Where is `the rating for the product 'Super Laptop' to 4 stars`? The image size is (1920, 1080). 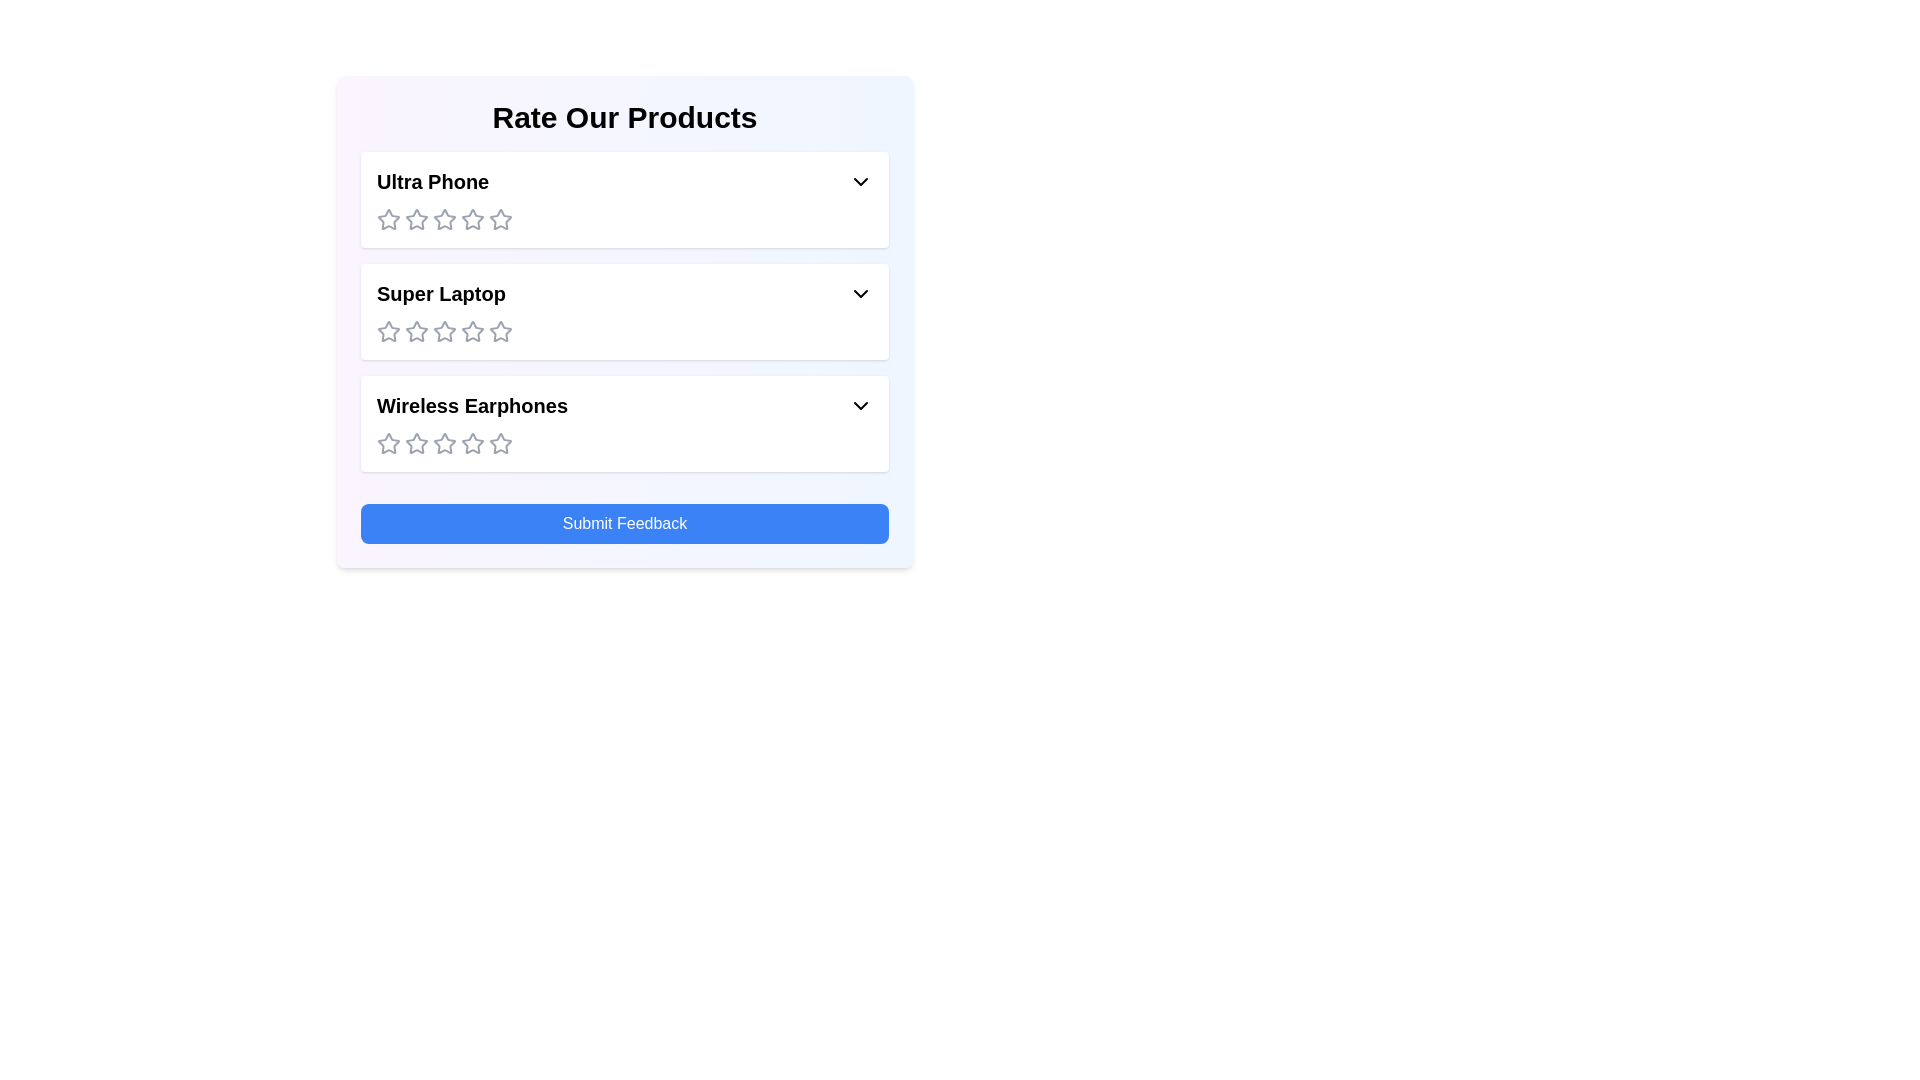 the rating for the product 'Super Laptop' to 4 stars is located at coordinates (472, 330).